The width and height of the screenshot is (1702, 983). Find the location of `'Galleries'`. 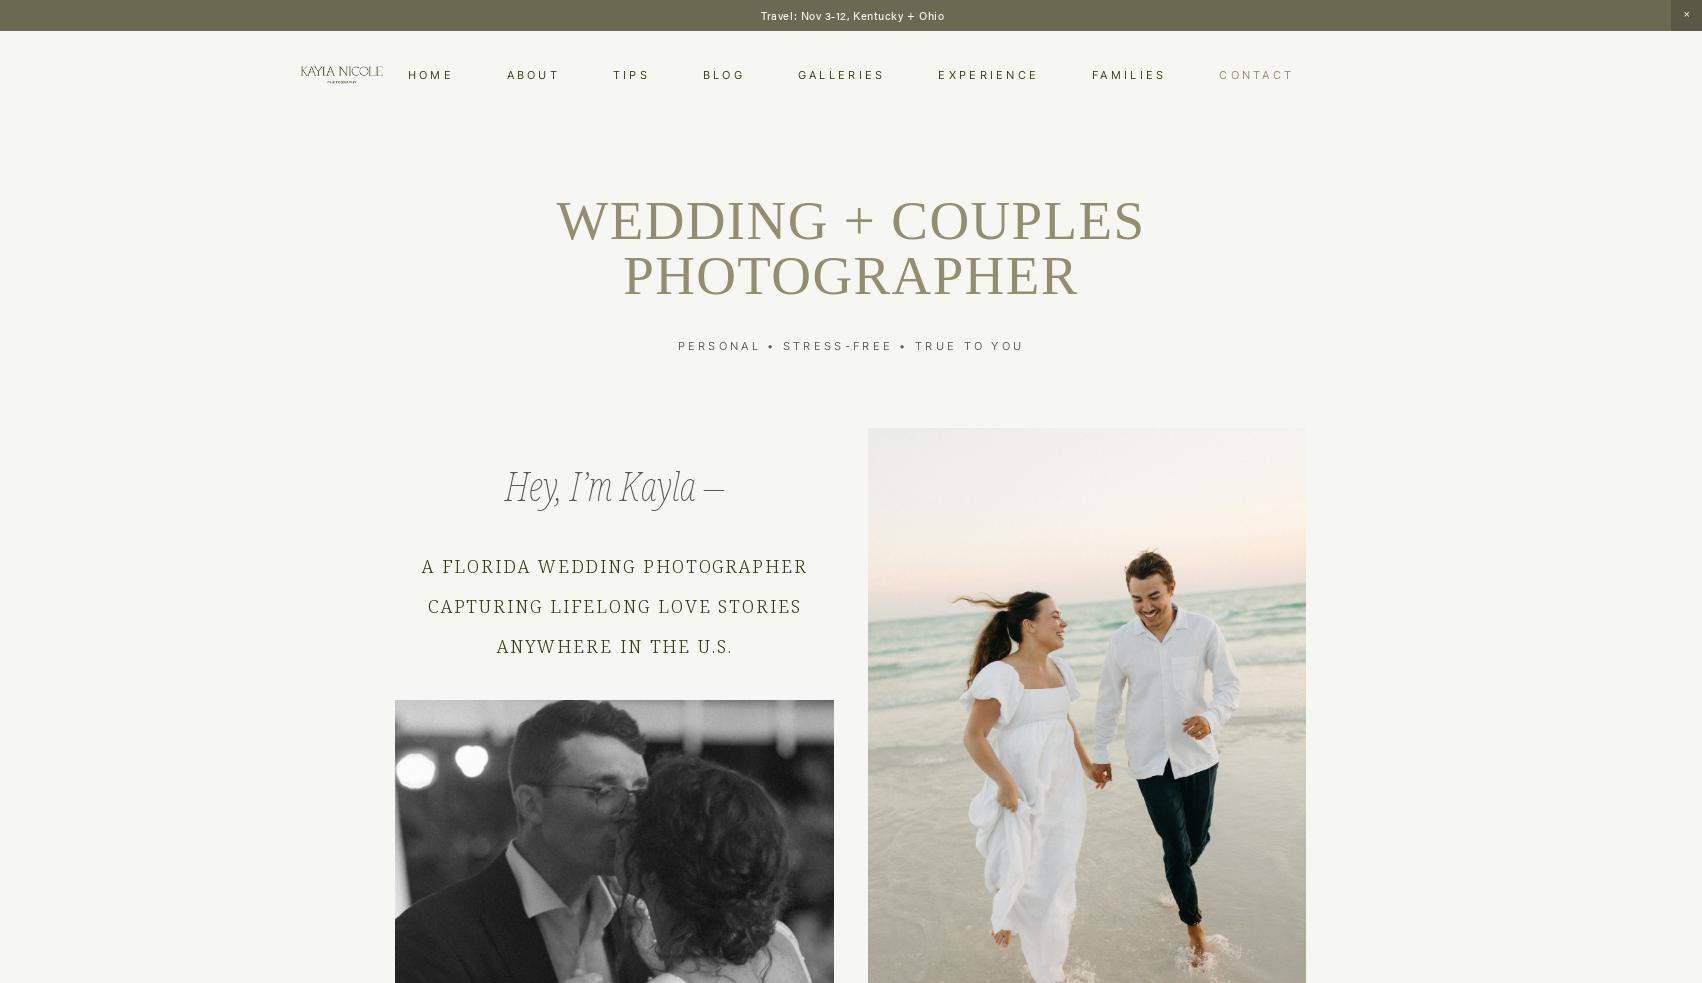

'Galleries' is located at coordinates (839, 73).